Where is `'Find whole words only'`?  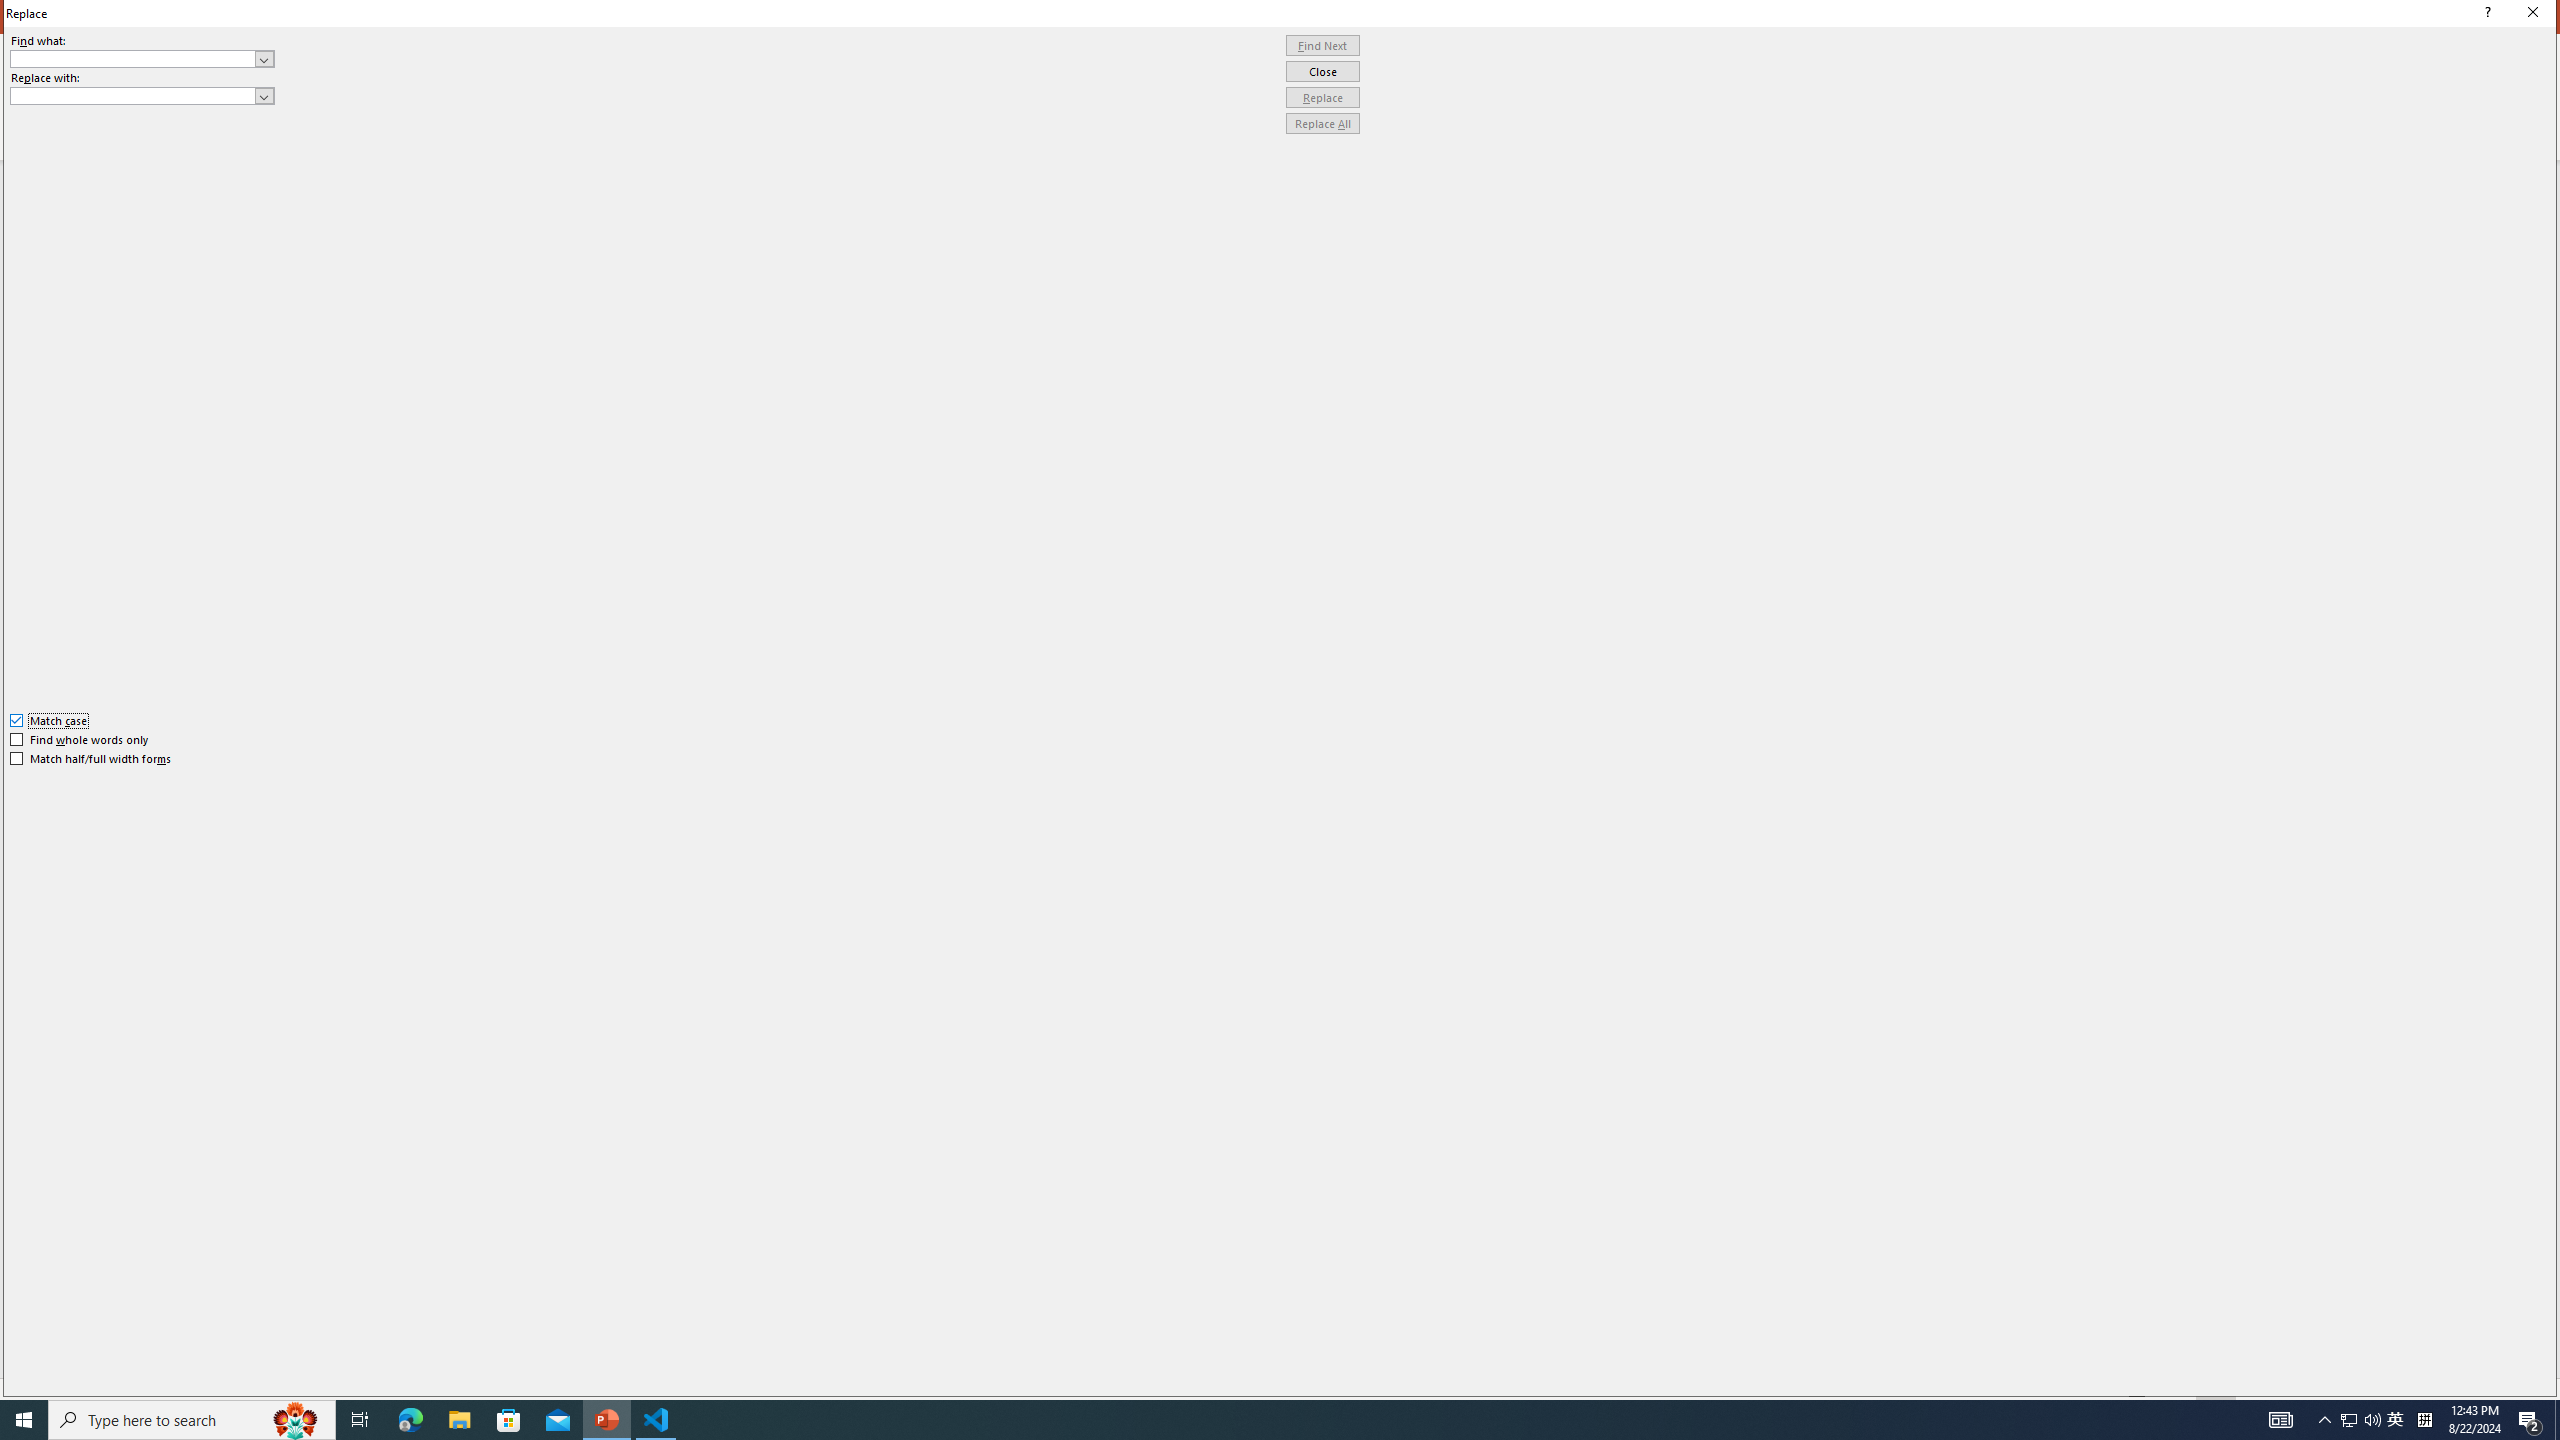
'Find whole words only' is located at coordinates (80, 739).